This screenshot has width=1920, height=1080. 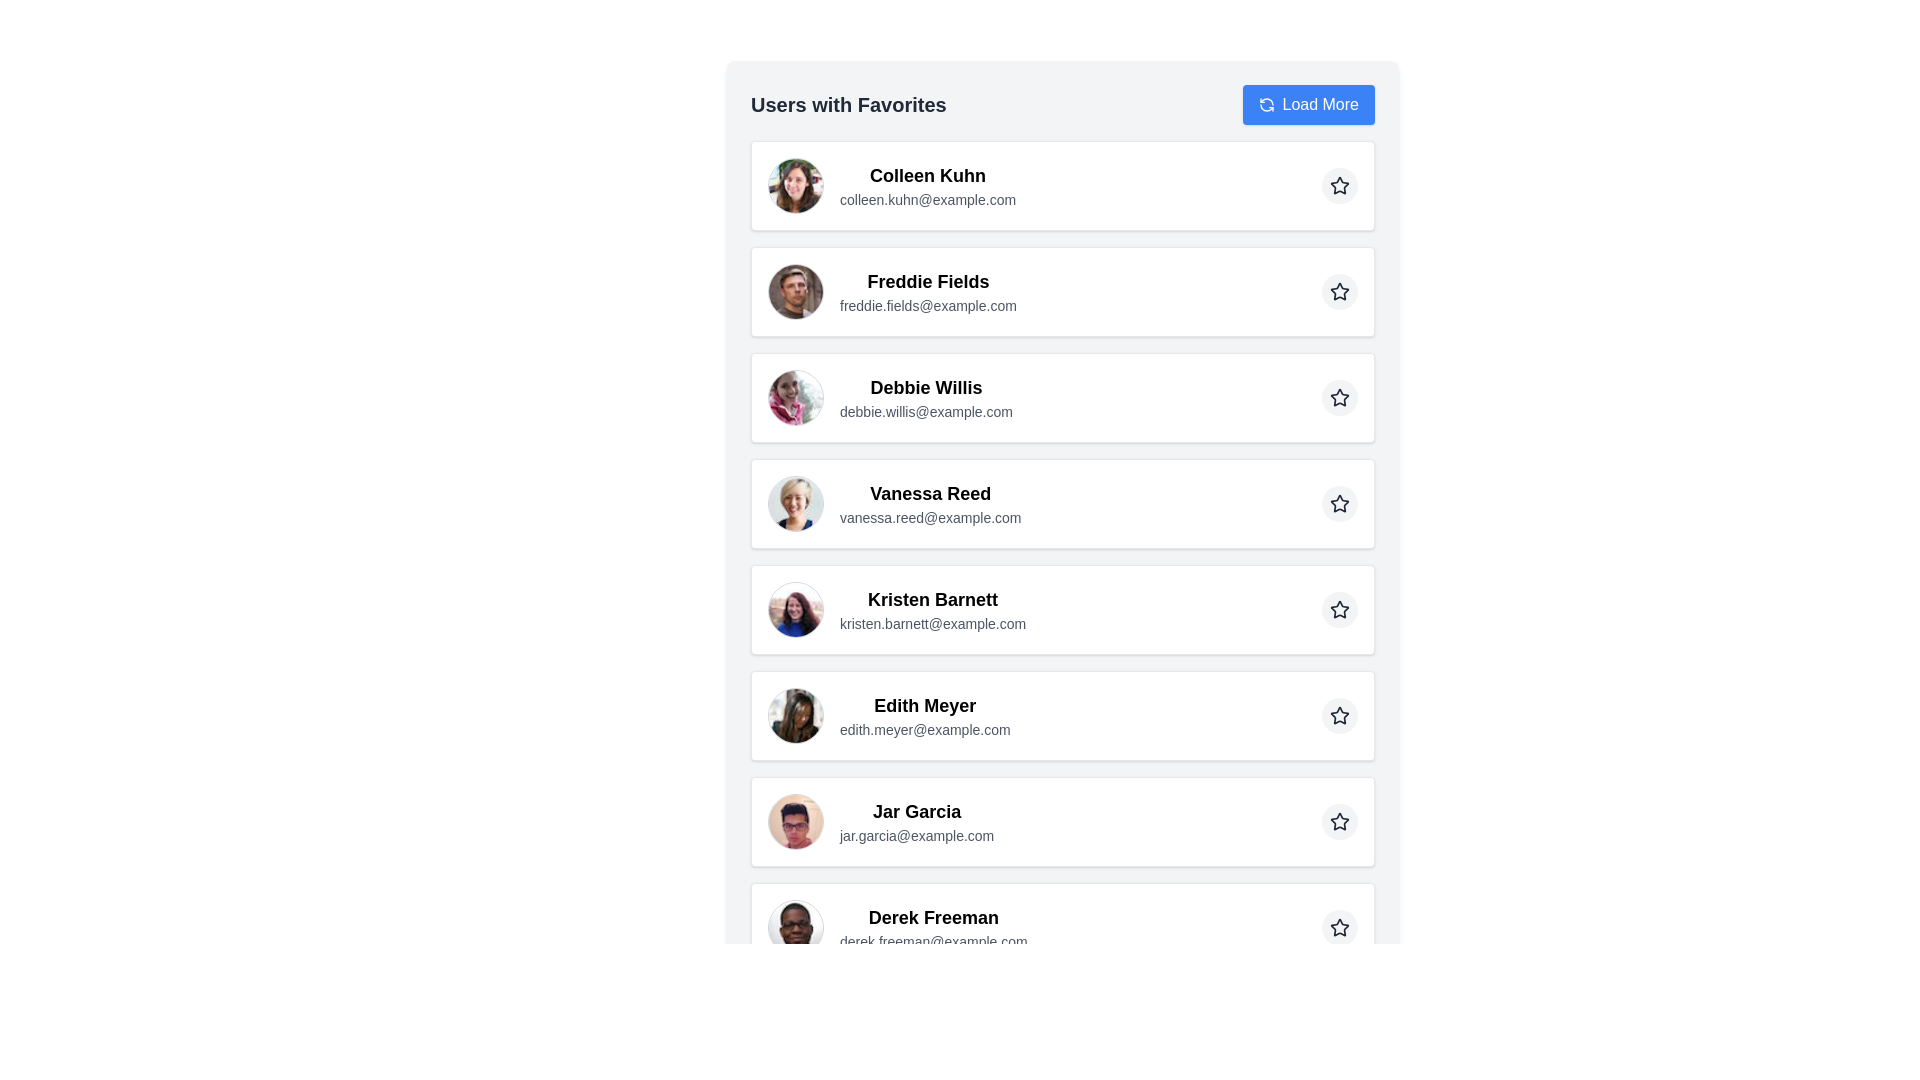 What do you see at coordinates (1339, 291) in the screenshot?
I see `the star icon button next to 'Freddie Fields'` at bounding box center [1339, 291].